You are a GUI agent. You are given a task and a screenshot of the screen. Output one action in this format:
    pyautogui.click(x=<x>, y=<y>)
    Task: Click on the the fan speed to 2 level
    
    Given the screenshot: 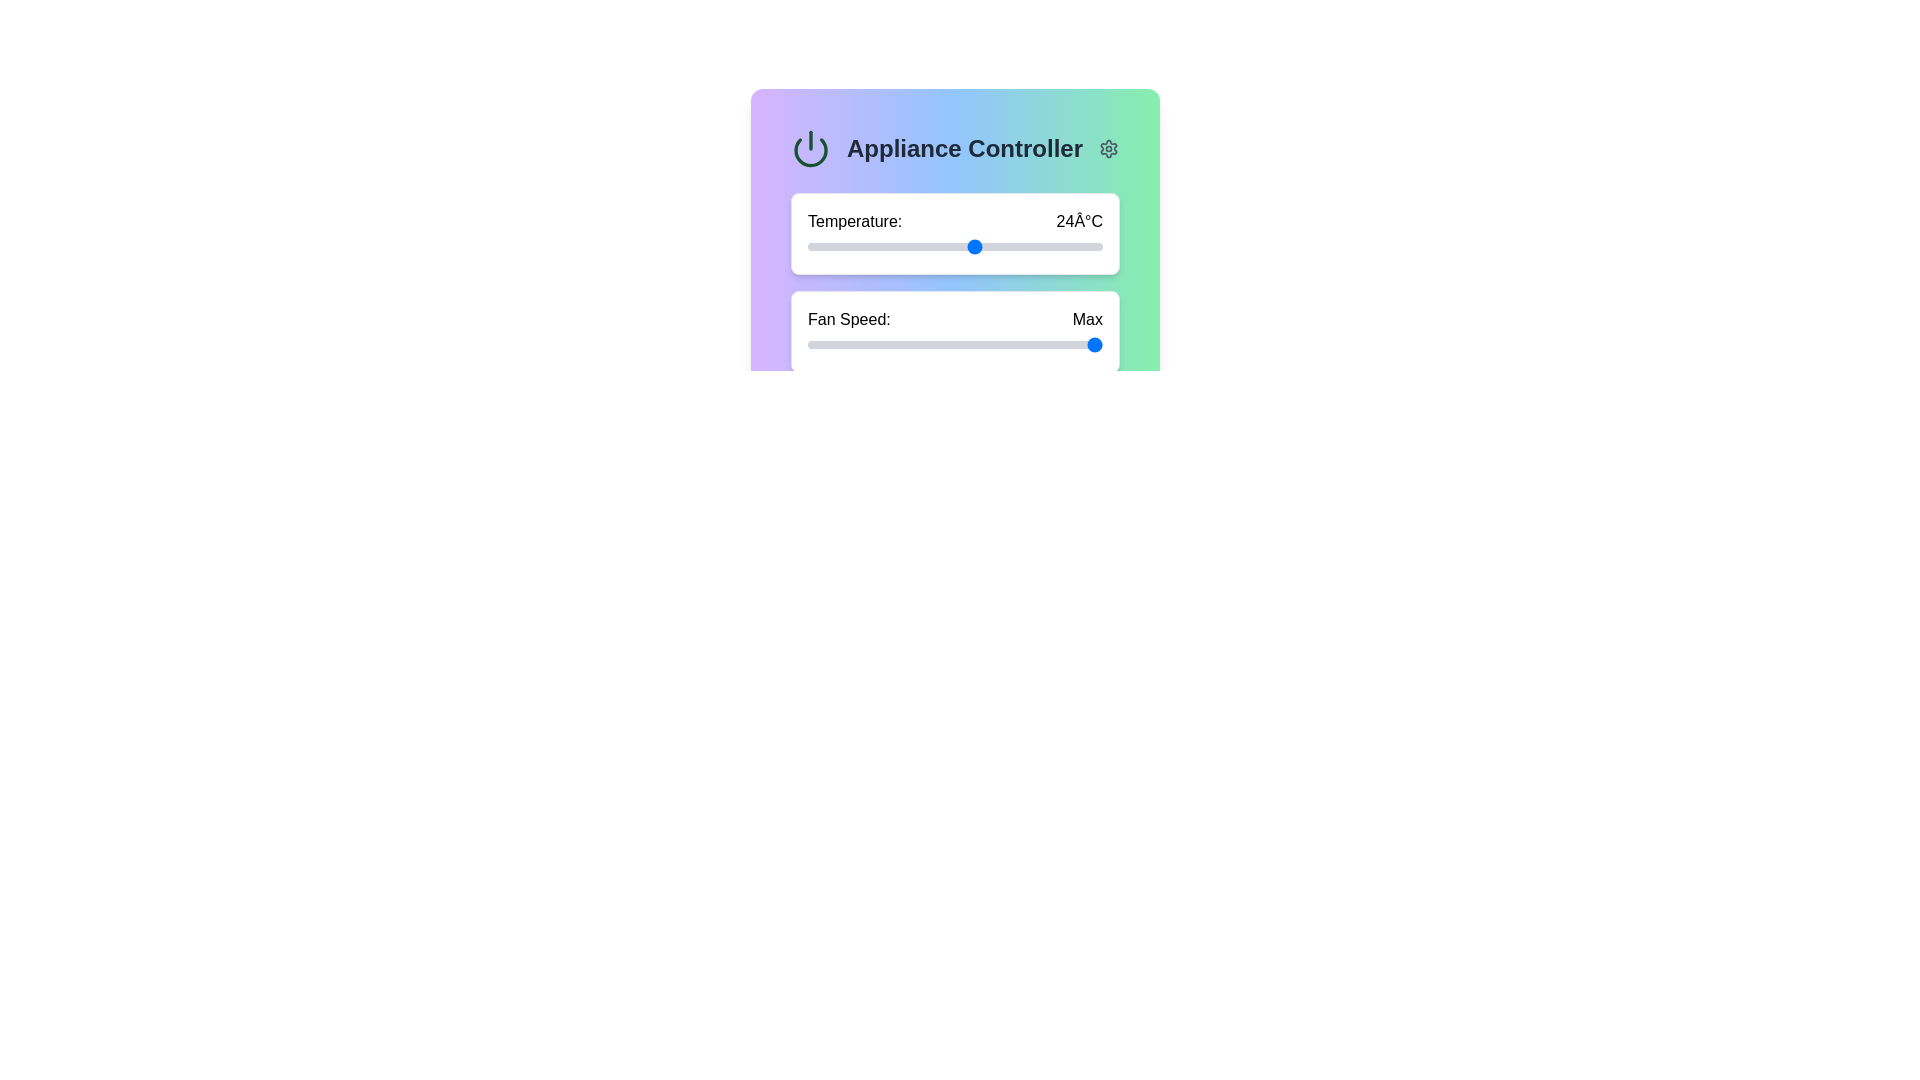 What is the action you would take?
    pyautogui.click(x=1004, y=343)
    